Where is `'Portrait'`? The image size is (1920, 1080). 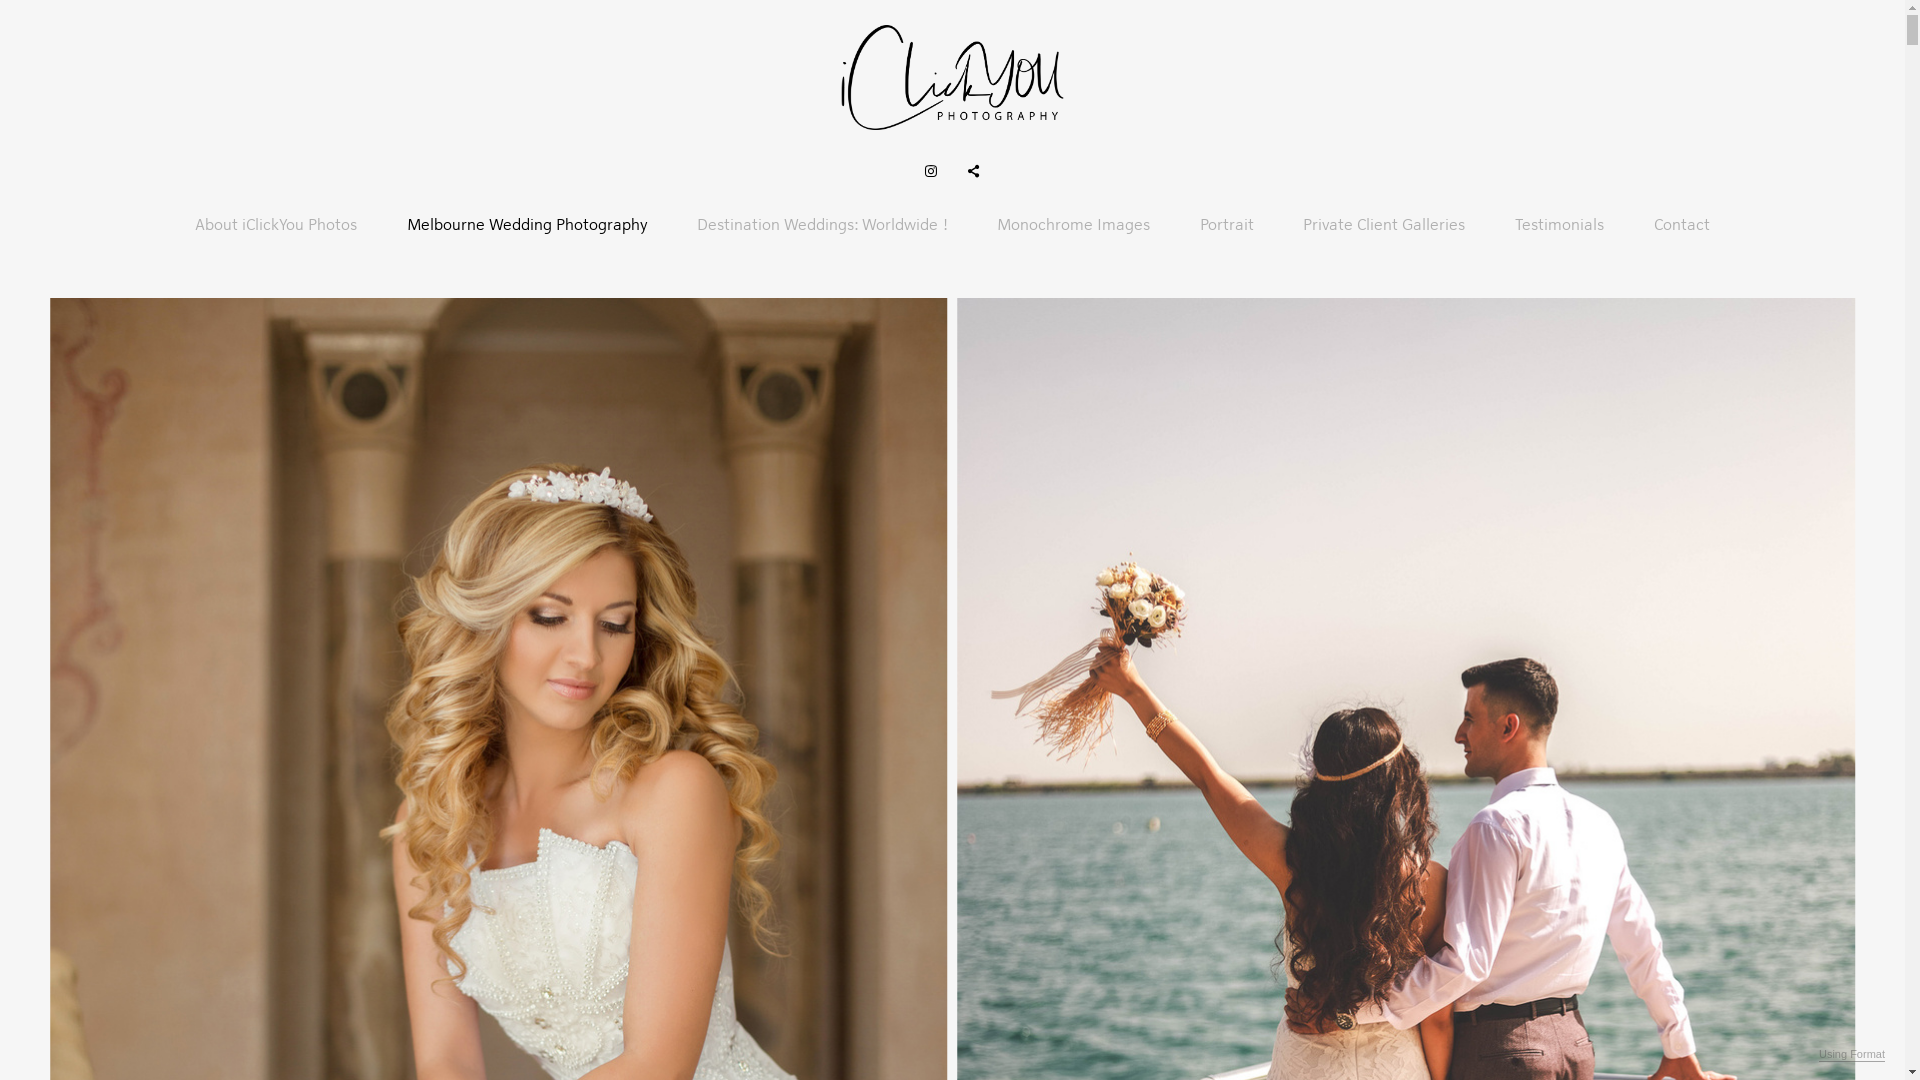
'Portrait' is located at coordinates (1226, 225).